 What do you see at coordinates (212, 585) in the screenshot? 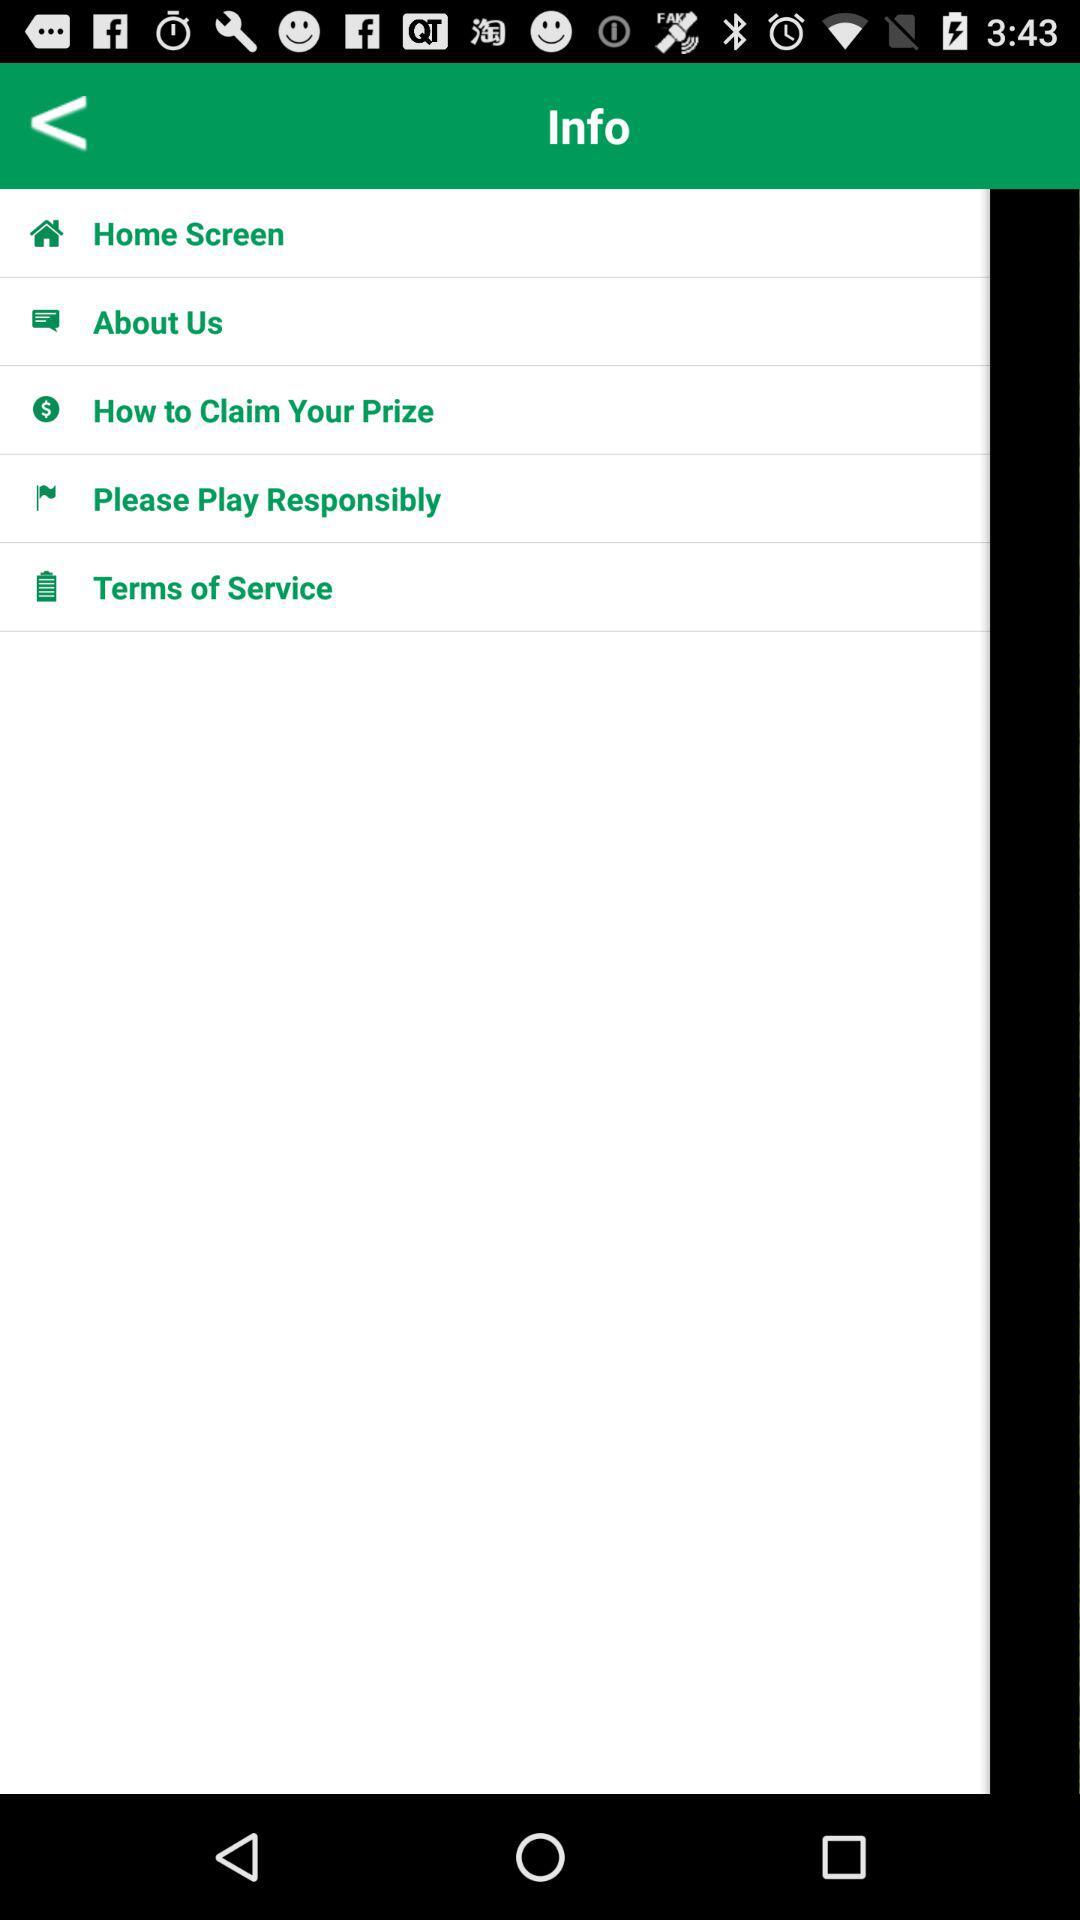
I see `terms of service app` at bounding box center [212, 585].